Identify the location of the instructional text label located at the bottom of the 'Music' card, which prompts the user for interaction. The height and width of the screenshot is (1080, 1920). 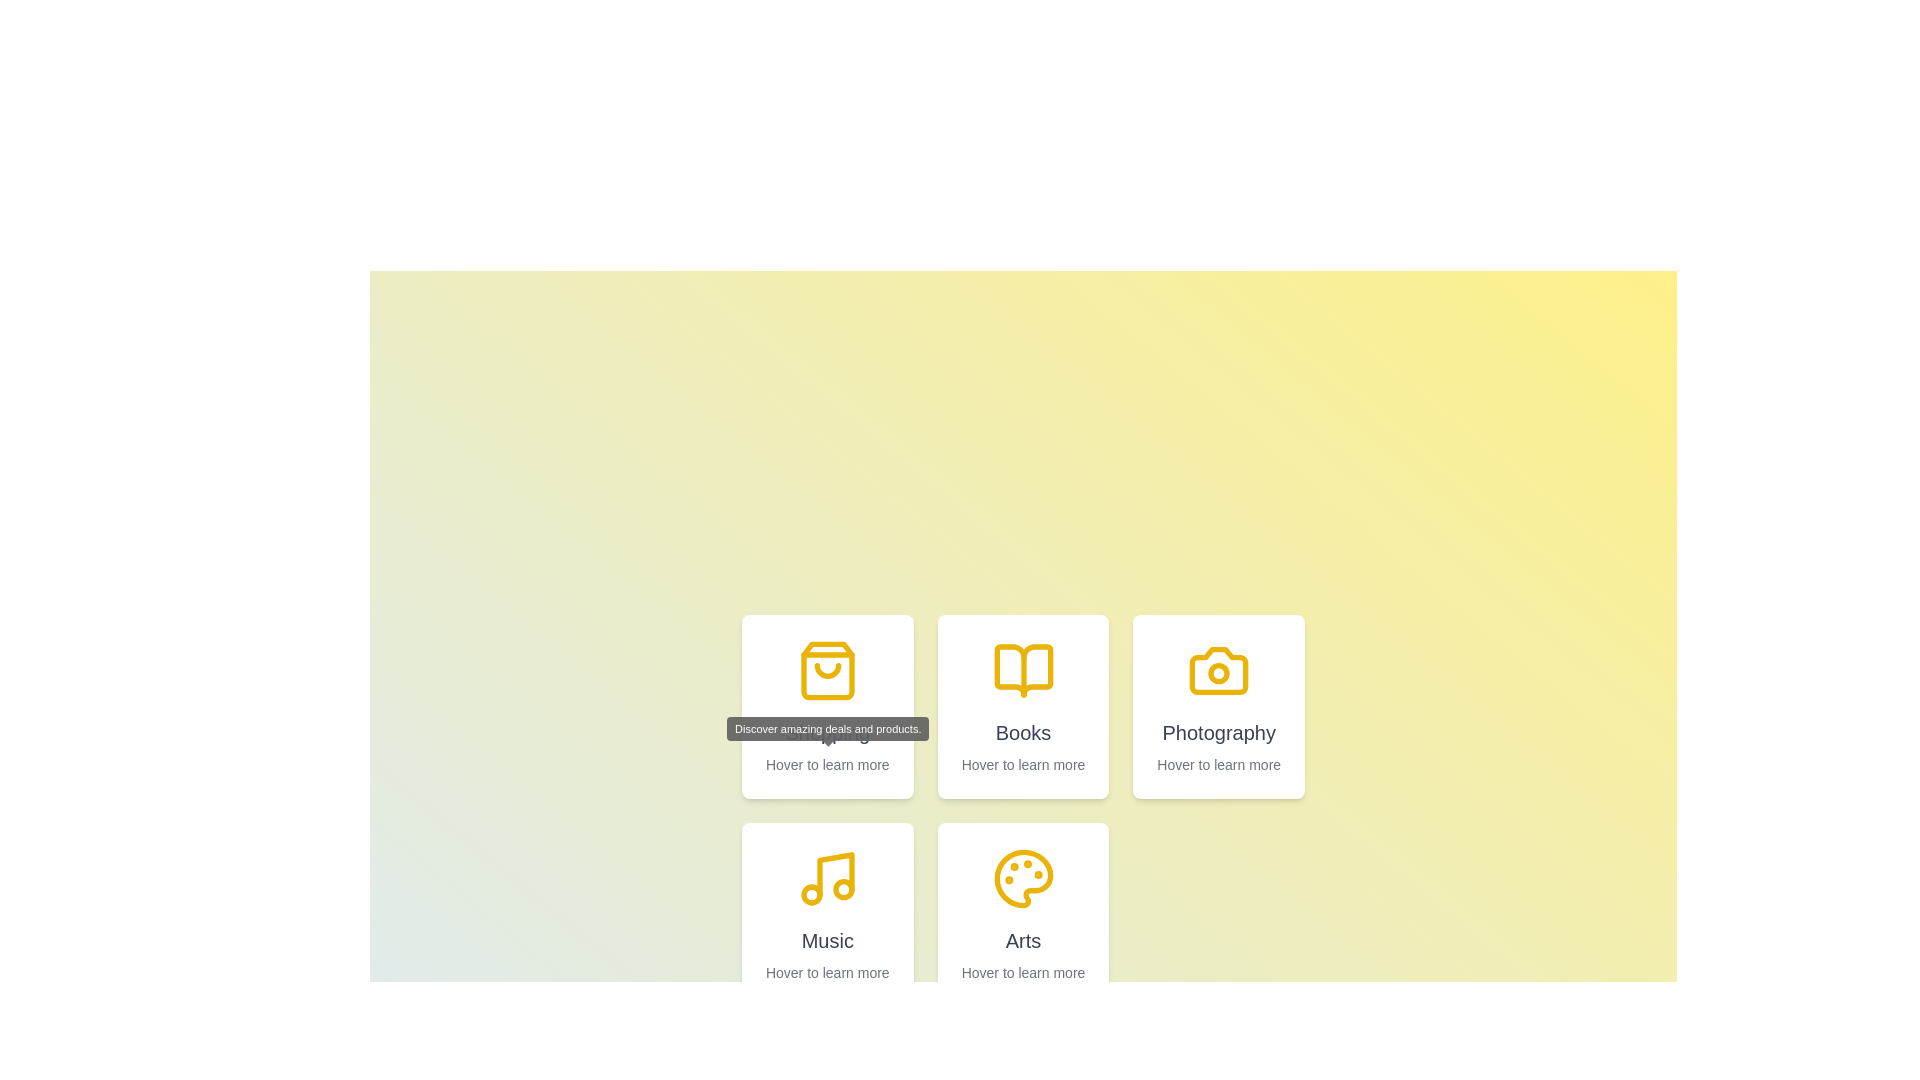
(827, 971).